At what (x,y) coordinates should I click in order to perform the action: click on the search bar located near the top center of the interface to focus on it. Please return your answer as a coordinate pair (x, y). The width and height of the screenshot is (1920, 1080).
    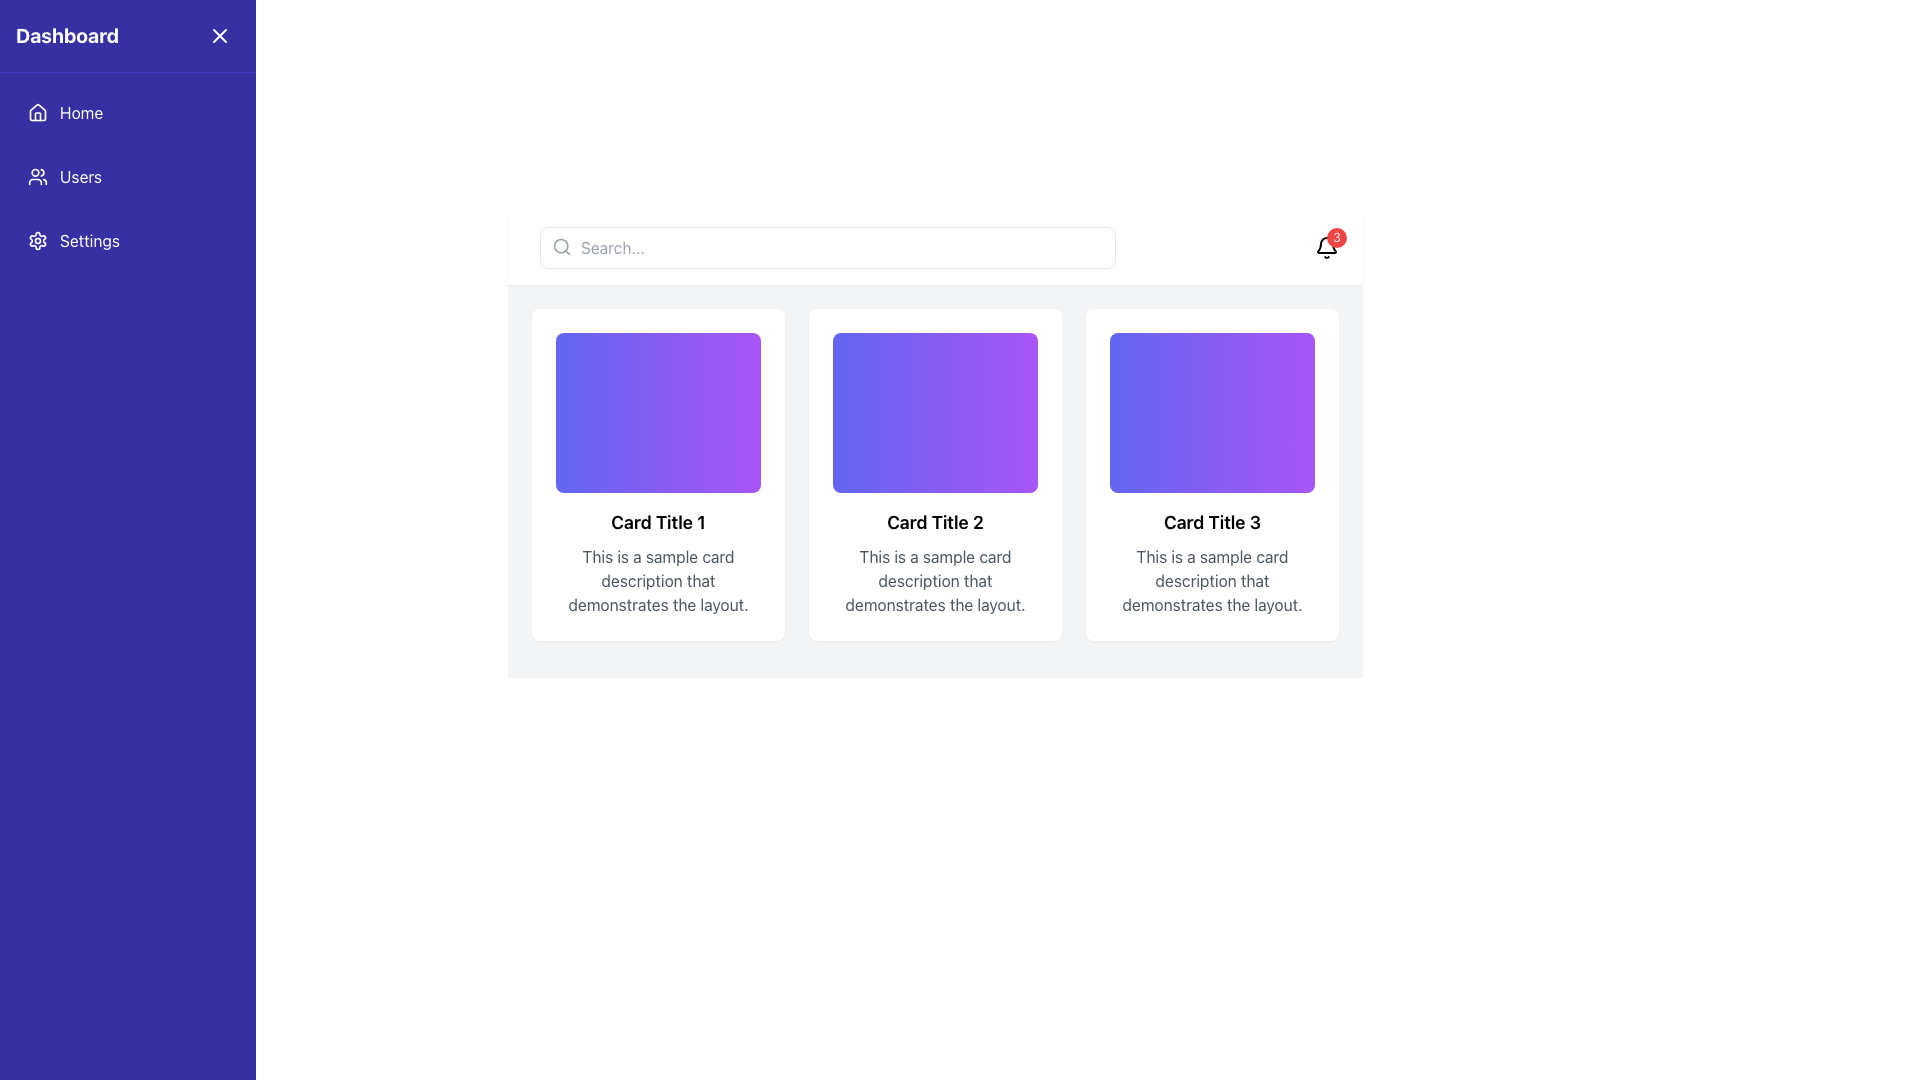
    Looking at the image, I should click on (828, 246).